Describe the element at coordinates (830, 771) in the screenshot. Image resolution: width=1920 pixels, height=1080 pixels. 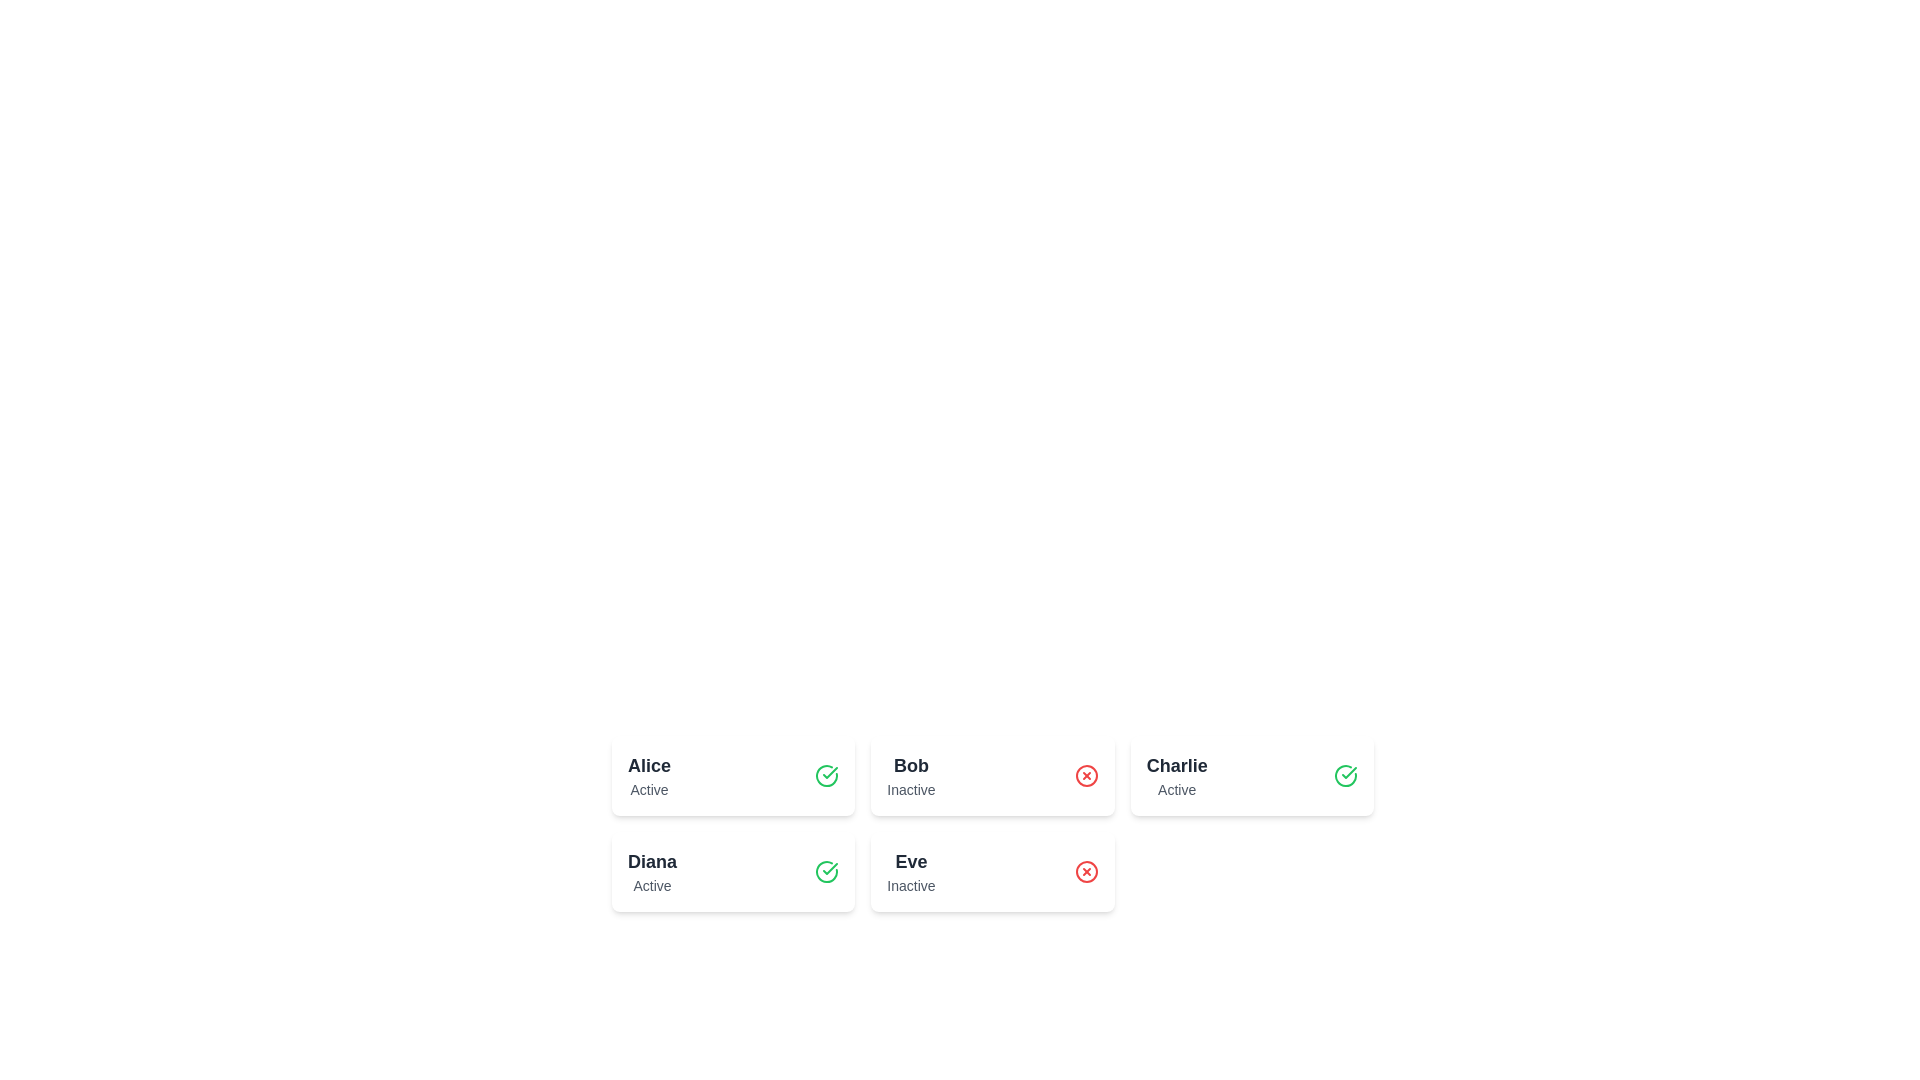
I see `the green checkmark icon located in the bottom-left card of the grid layout, adjacent to the text 'Diana' and the status 'Active'` at that location.